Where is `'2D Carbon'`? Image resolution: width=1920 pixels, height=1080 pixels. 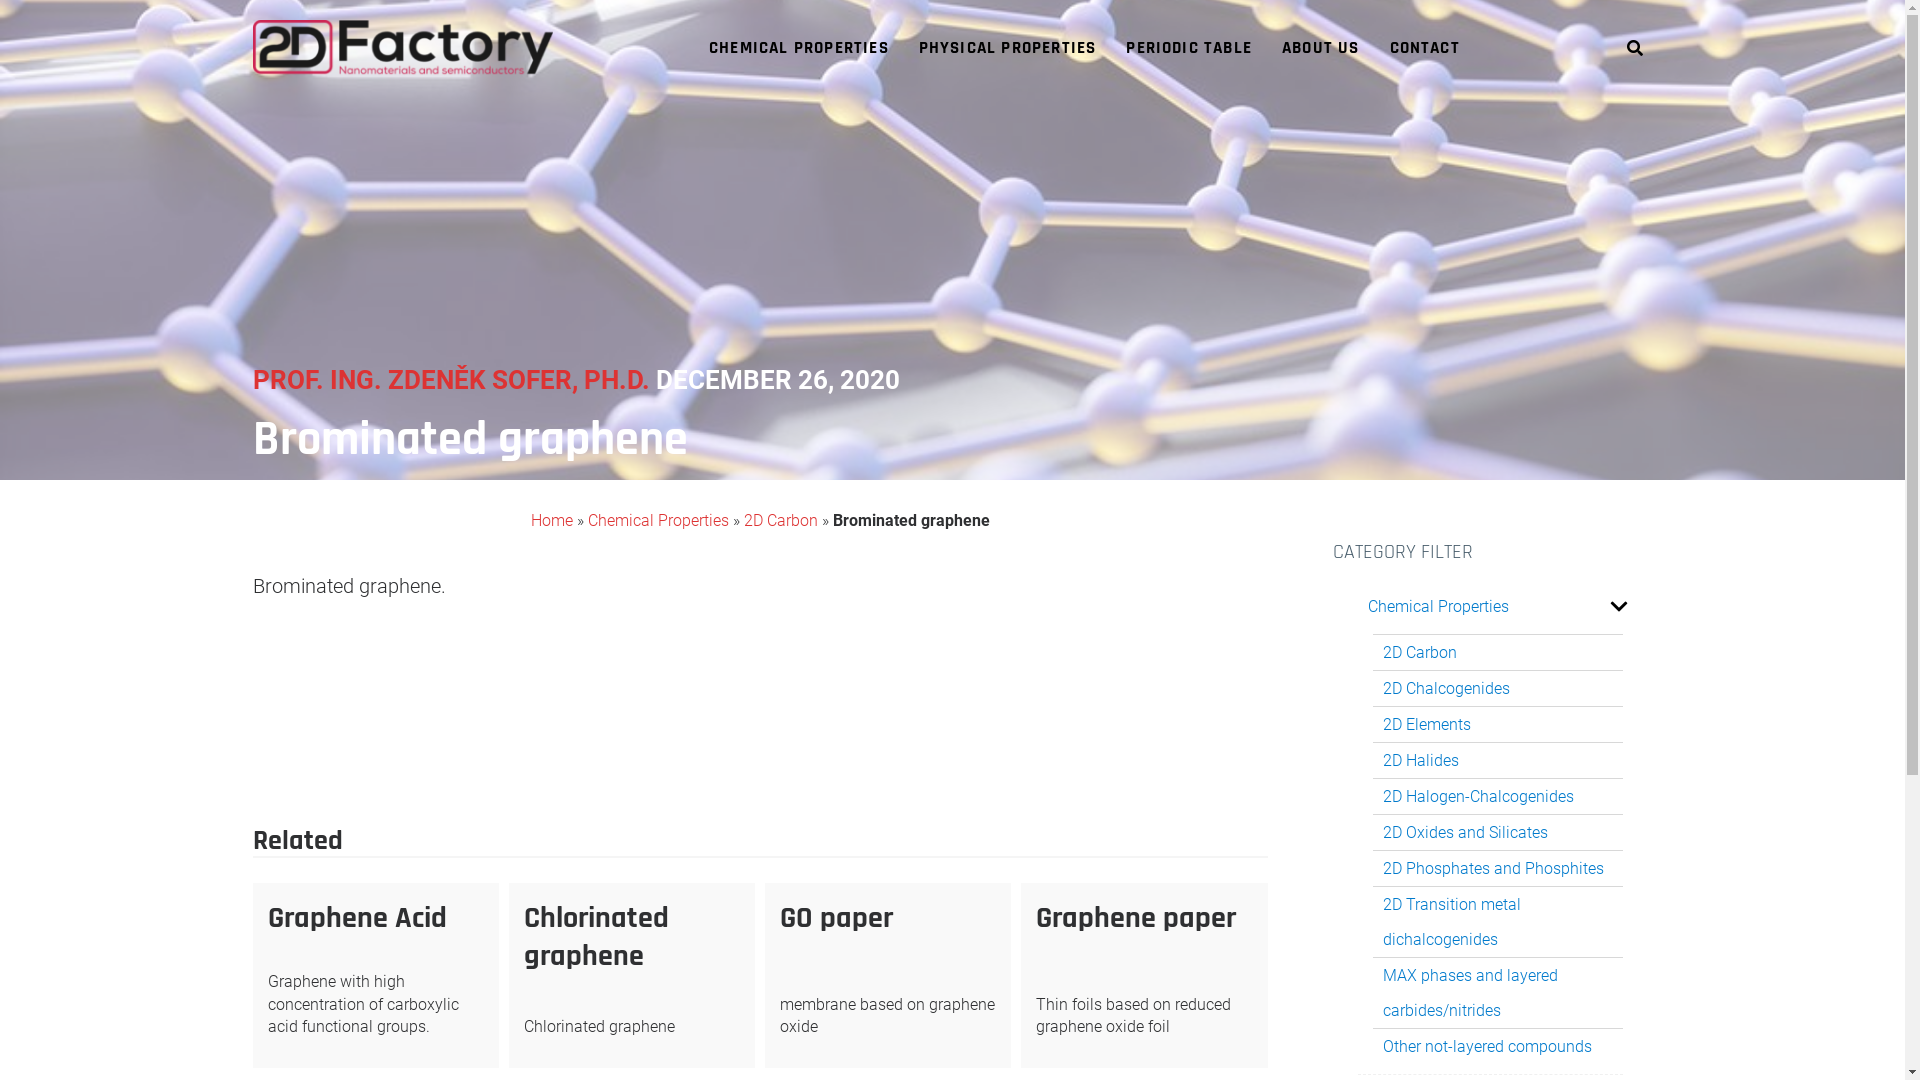
'2D Carbon' is located at coordinates (1381, 652).